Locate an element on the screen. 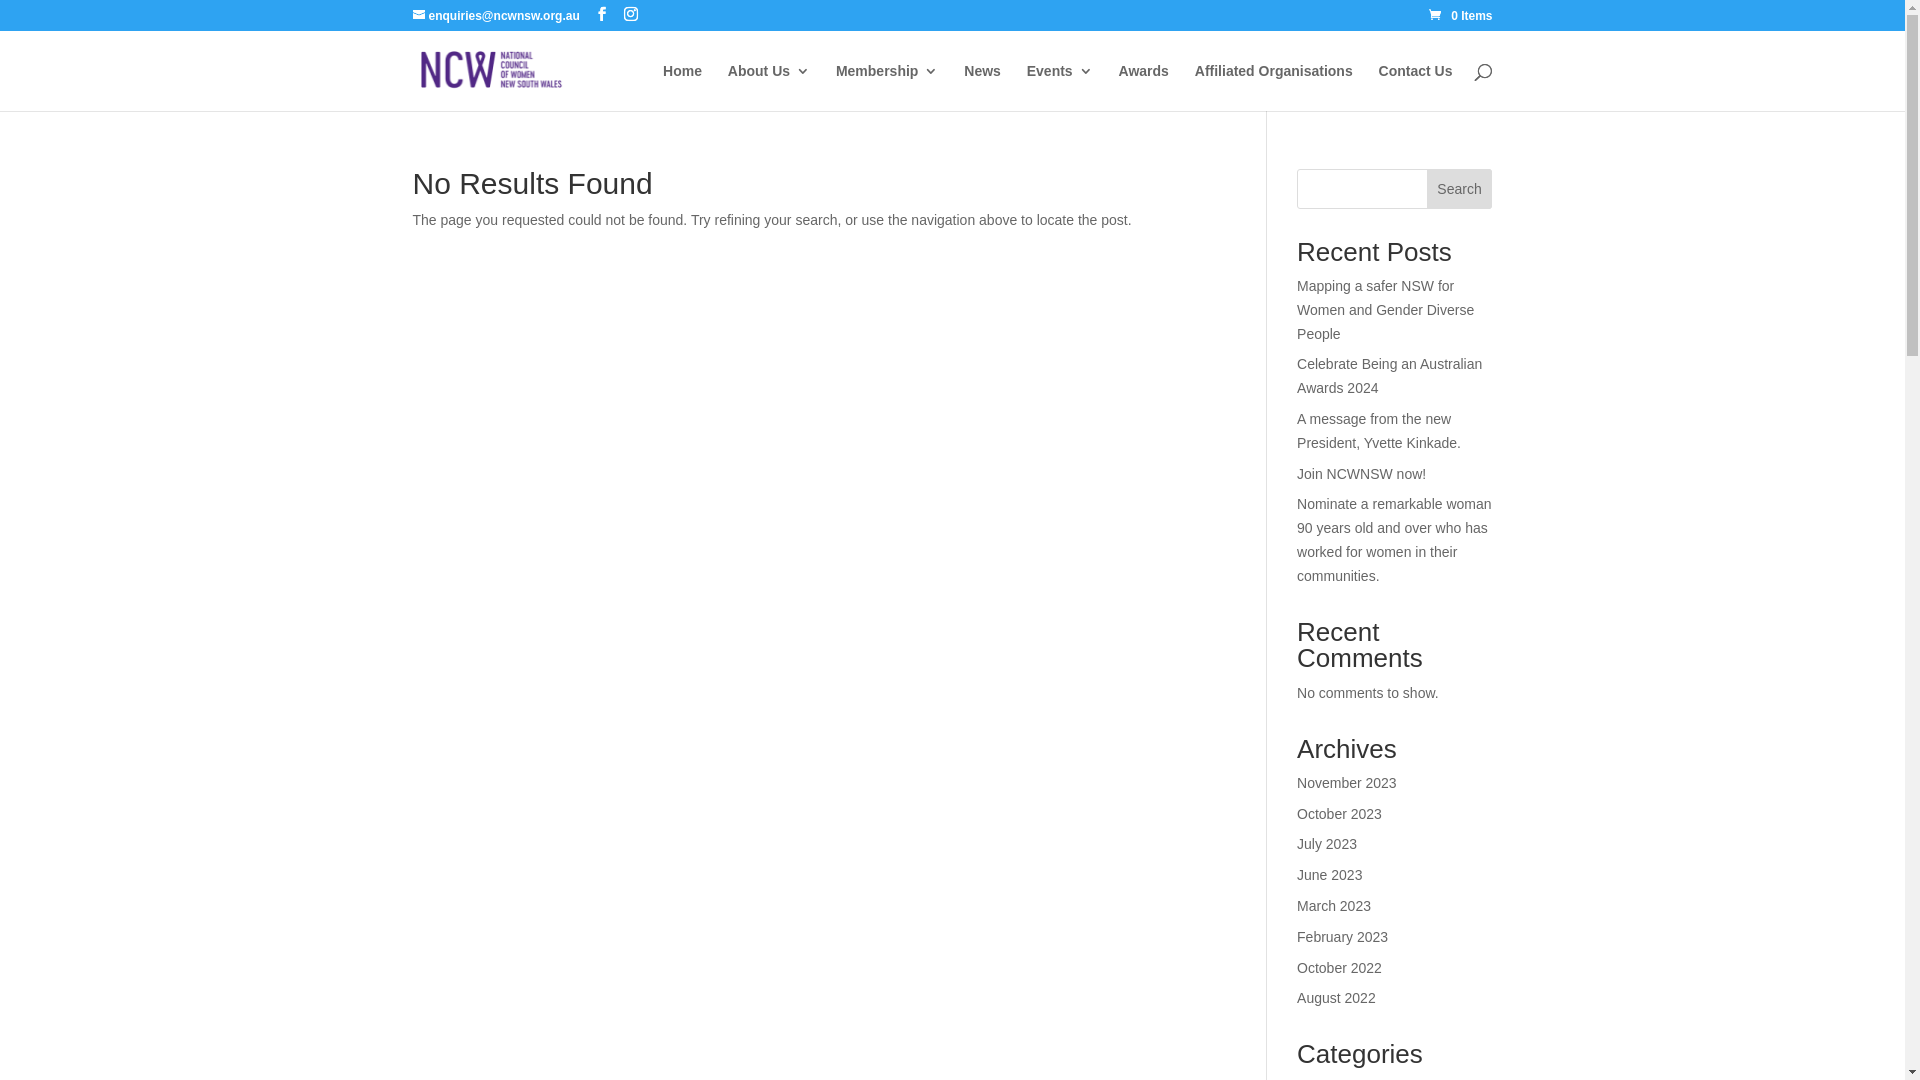 This screenshot has height=1080, width=1920. 'Home' is located at coordinates (682, 86).